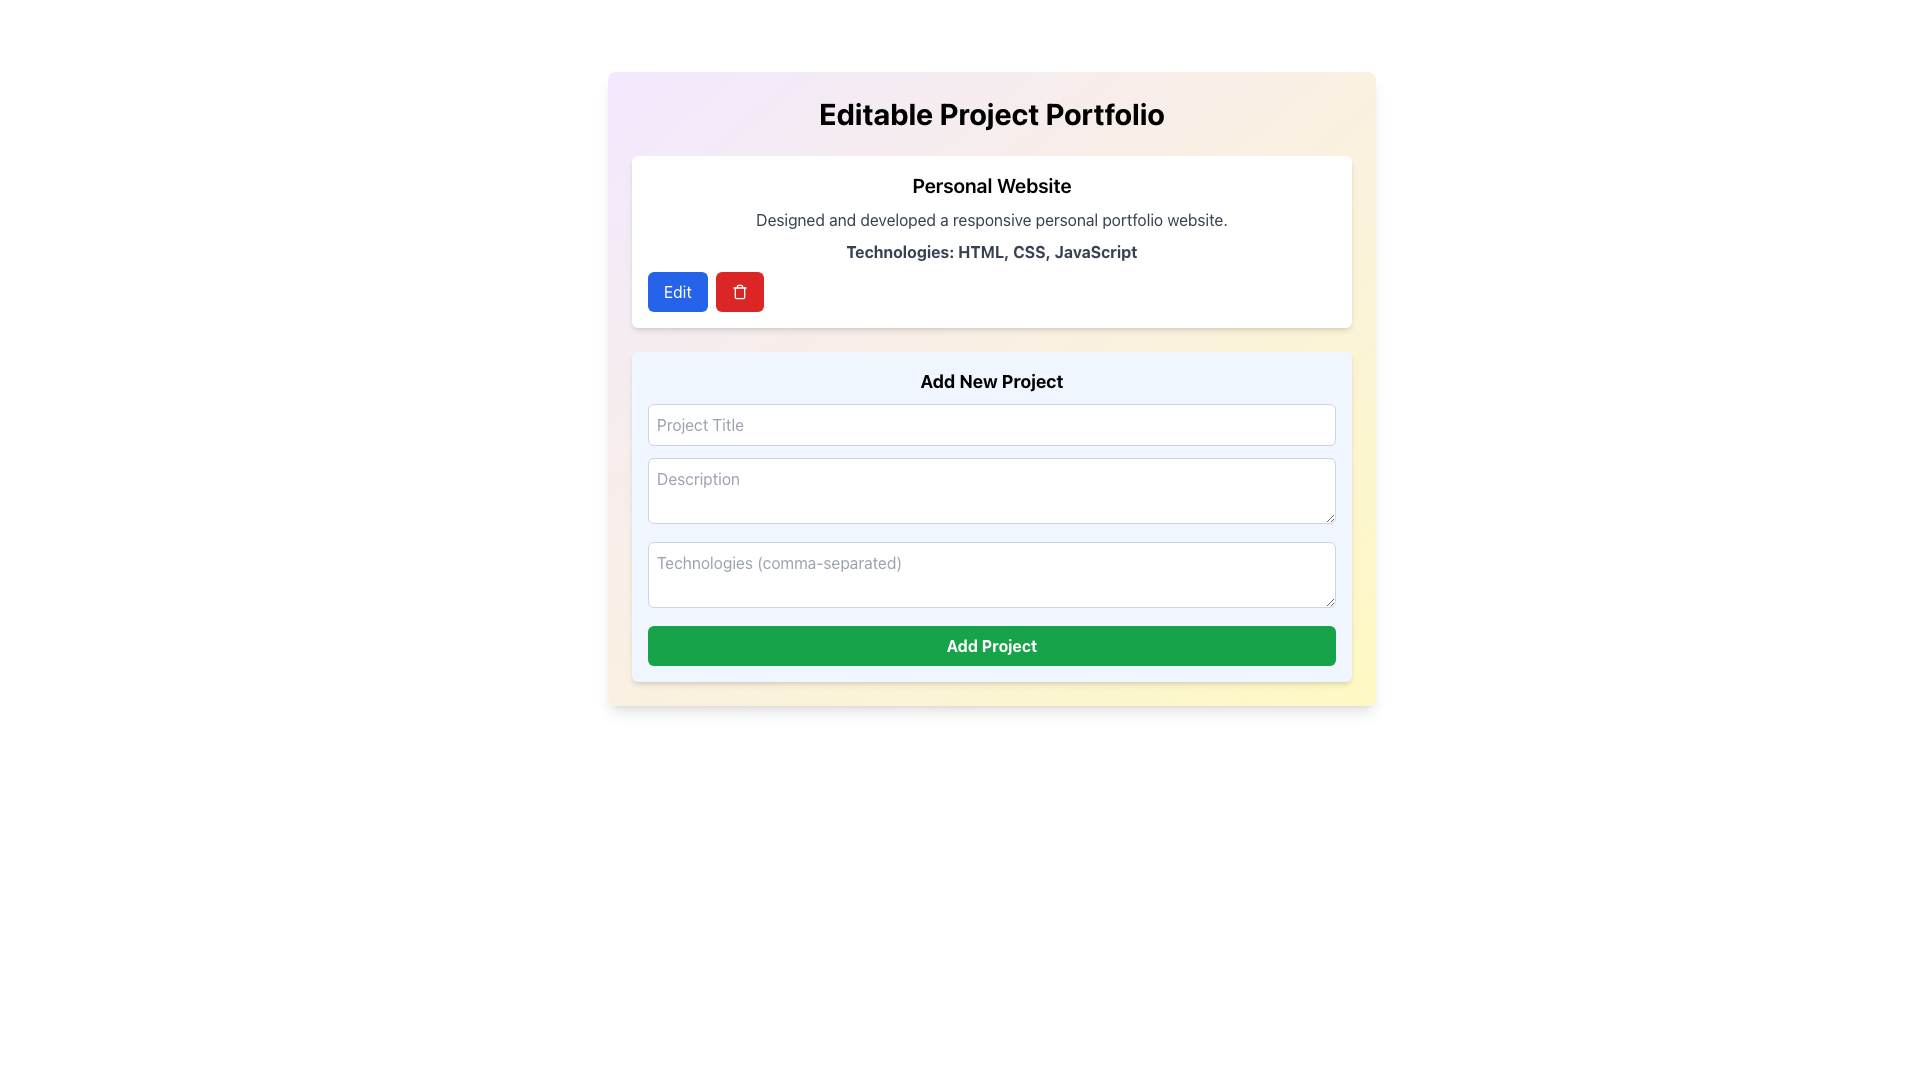 The height and width of the screenshot is (1080, 1920). I want to click on the 'Edit' button, which is a vibrant blue rounded rectangular button with bold white text, so click(677, 292).